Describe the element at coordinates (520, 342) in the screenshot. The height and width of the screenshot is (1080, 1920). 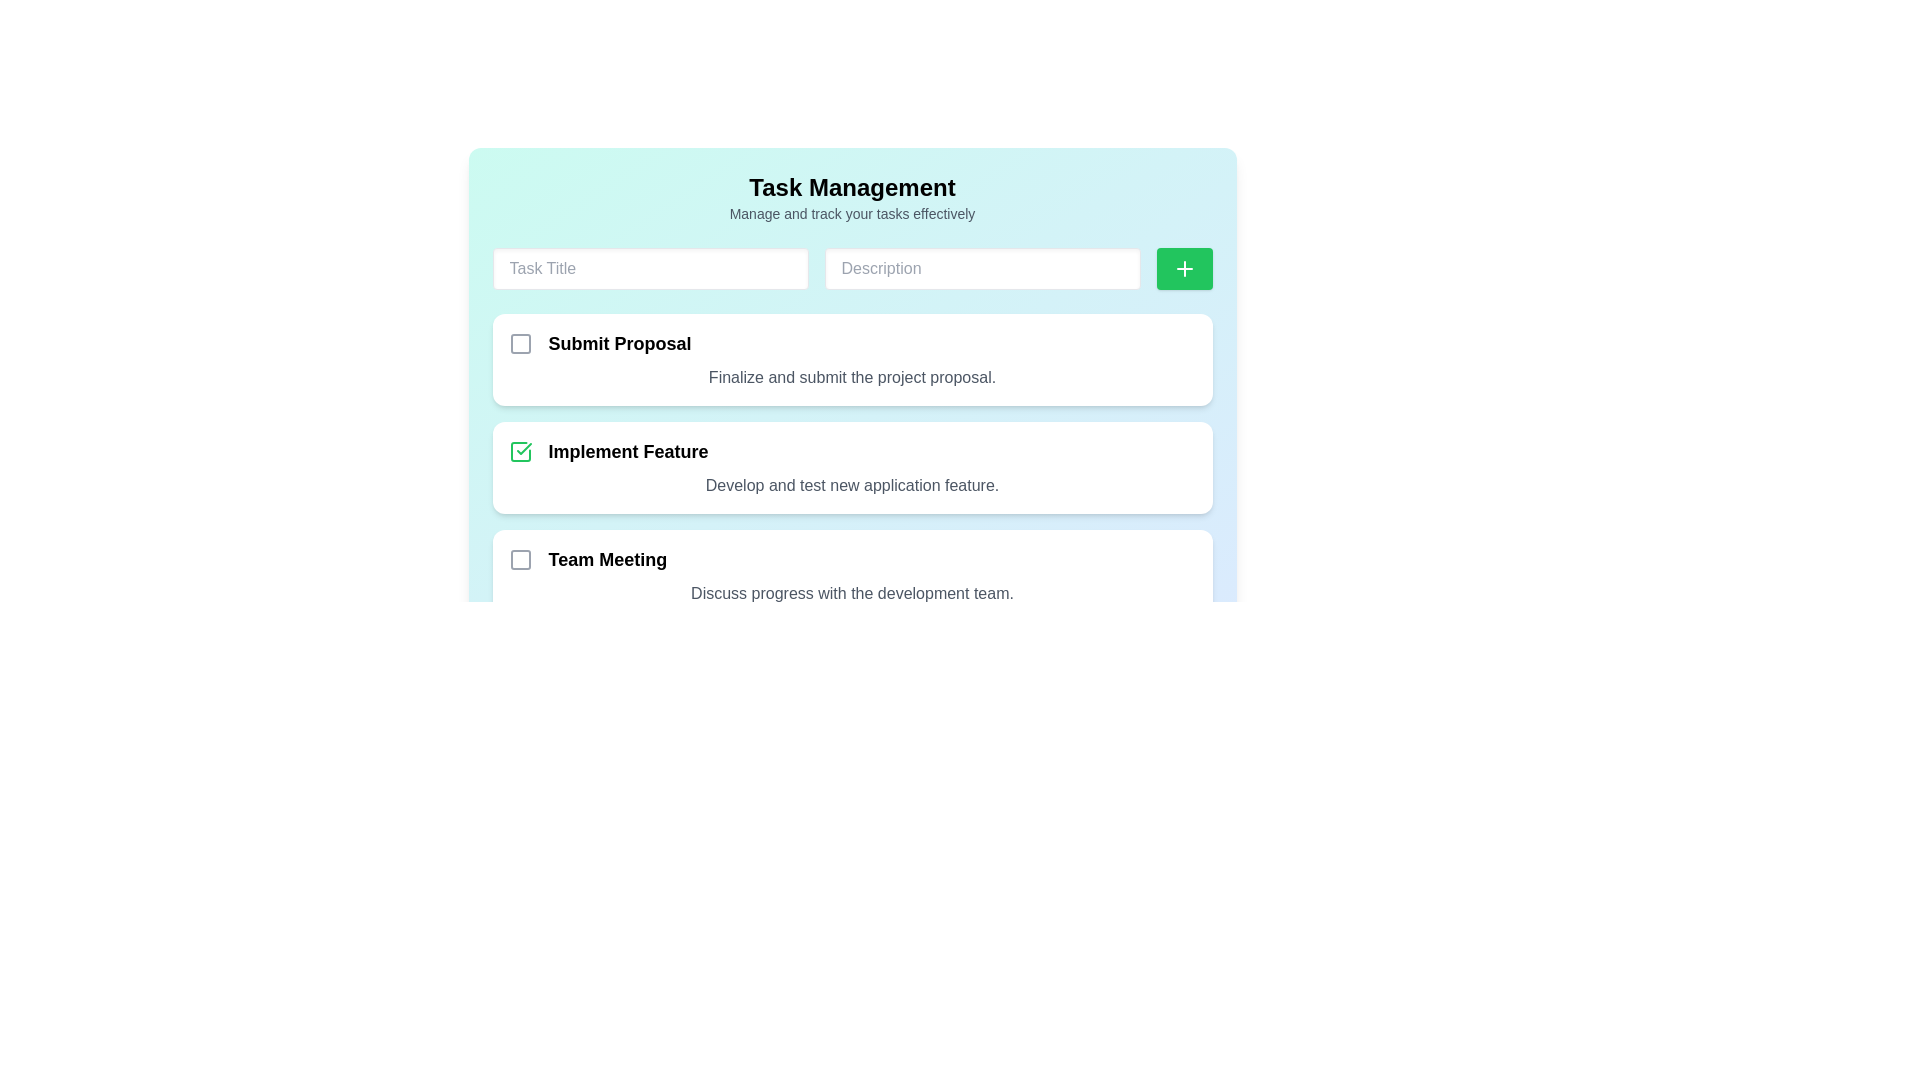
I see `the Checkbox icon located to the left of the 'Submit Proposal' task, which is the first checkable option in the 'Task Management' section` at that location.